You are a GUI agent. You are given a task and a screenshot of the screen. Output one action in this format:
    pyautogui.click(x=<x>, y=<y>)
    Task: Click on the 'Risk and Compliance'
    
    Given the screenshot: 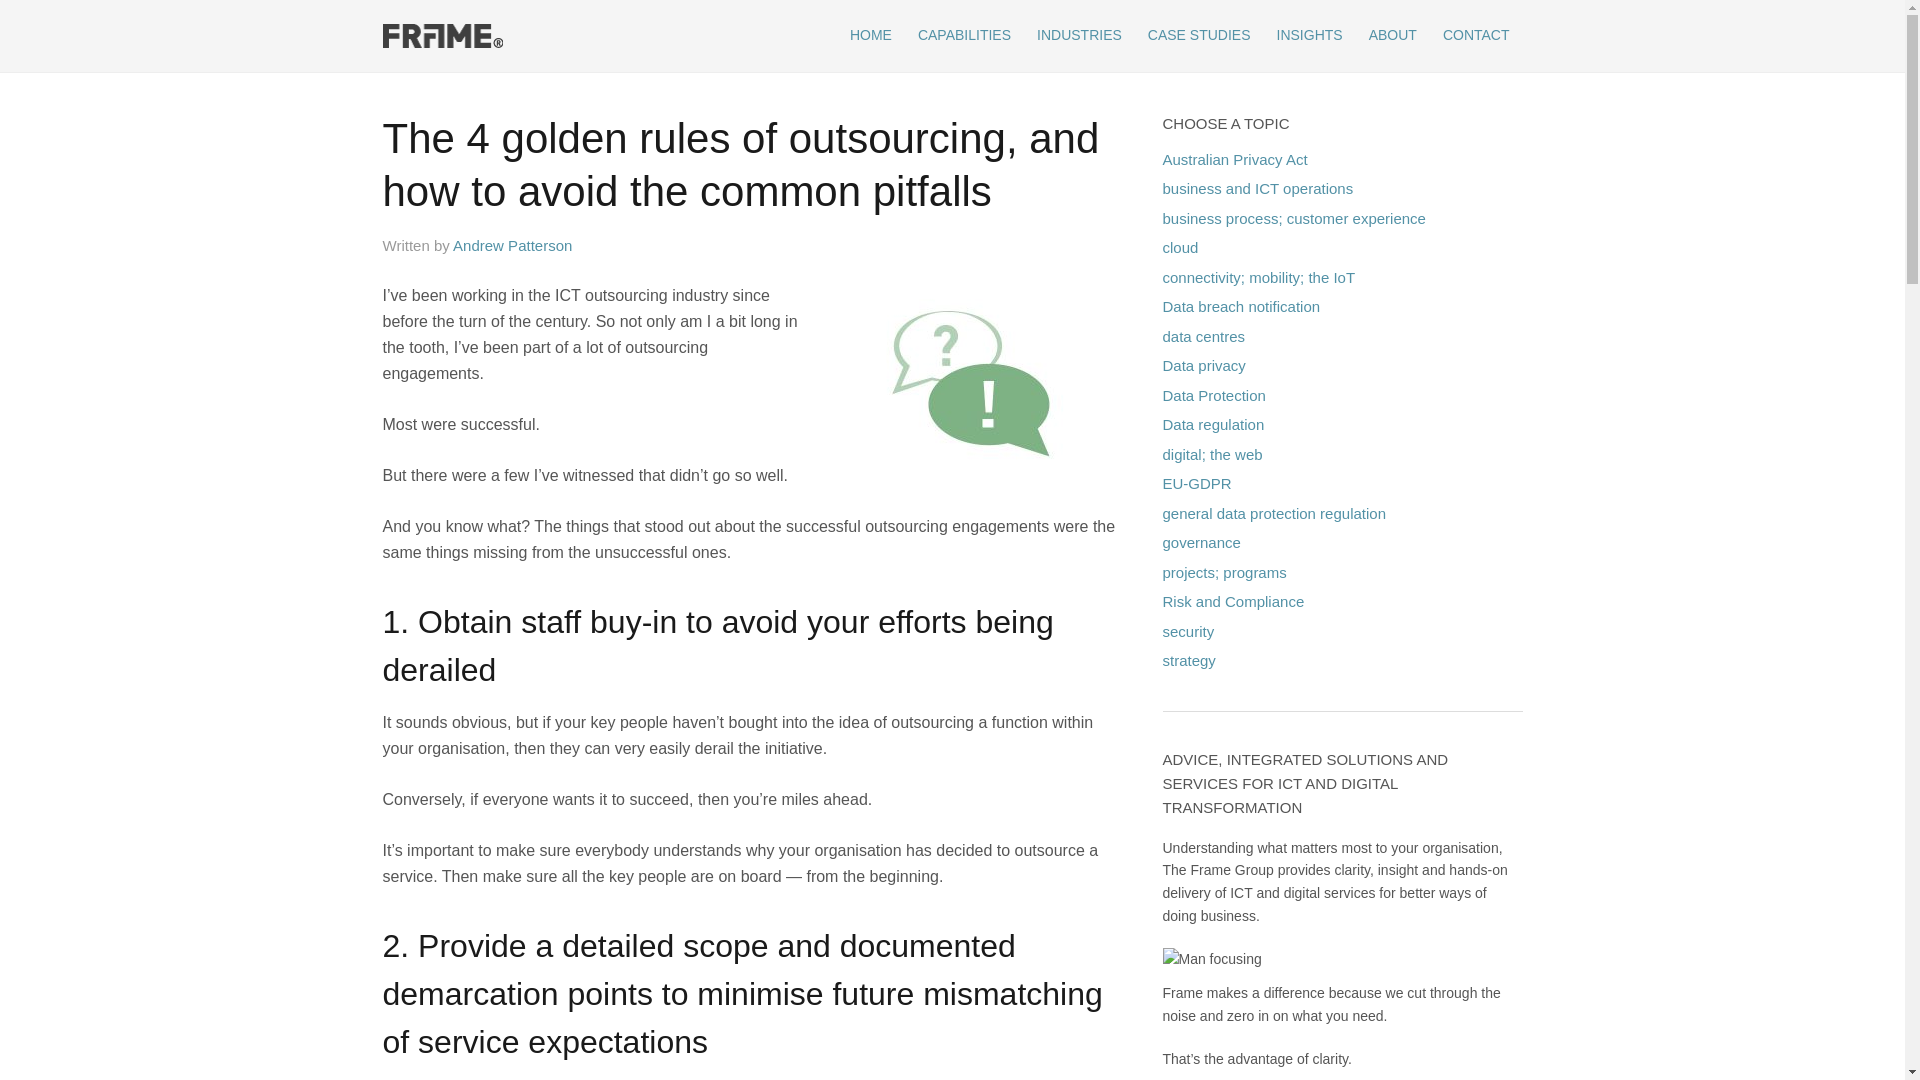 What is the action you would take?
    pyautogui.click(x=1161, y=600)
    